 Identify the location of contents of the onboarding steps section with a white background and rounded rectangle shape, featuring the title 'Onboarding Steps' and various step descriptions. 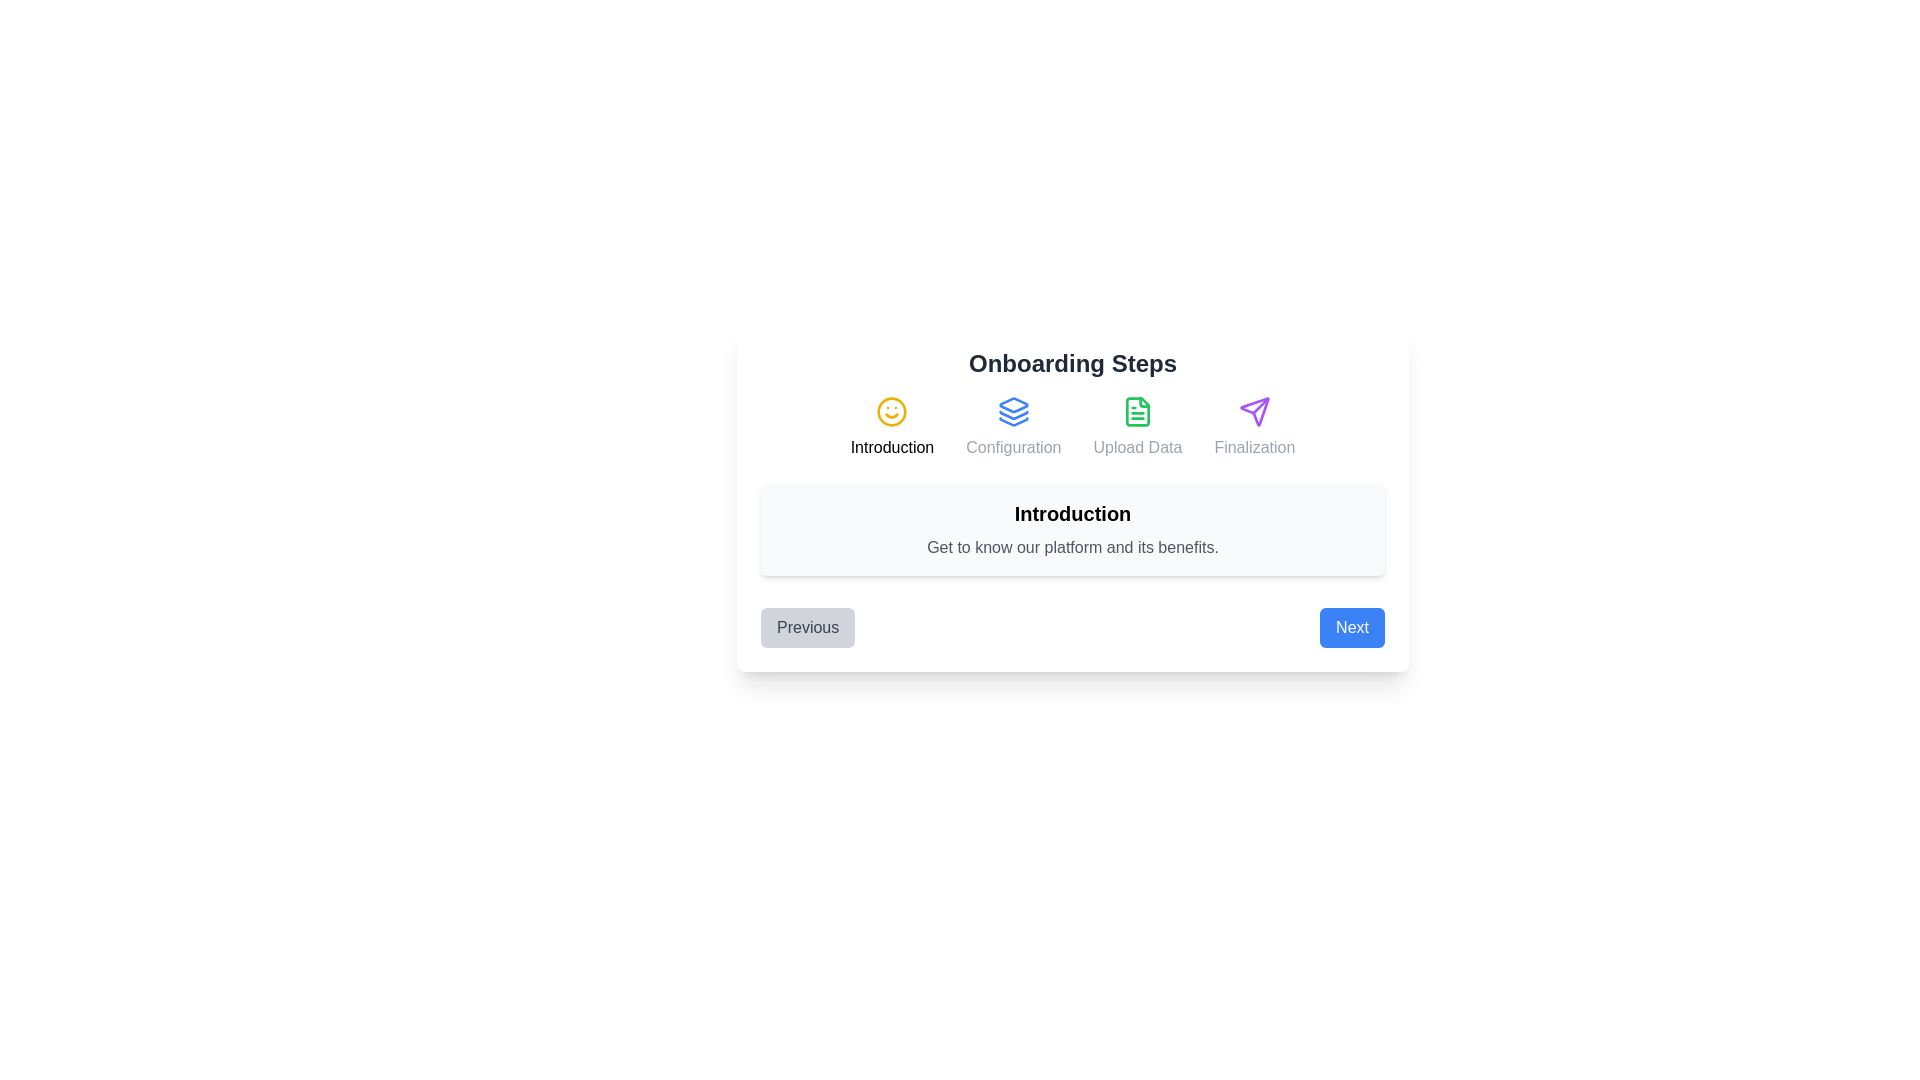
(1072, 496).